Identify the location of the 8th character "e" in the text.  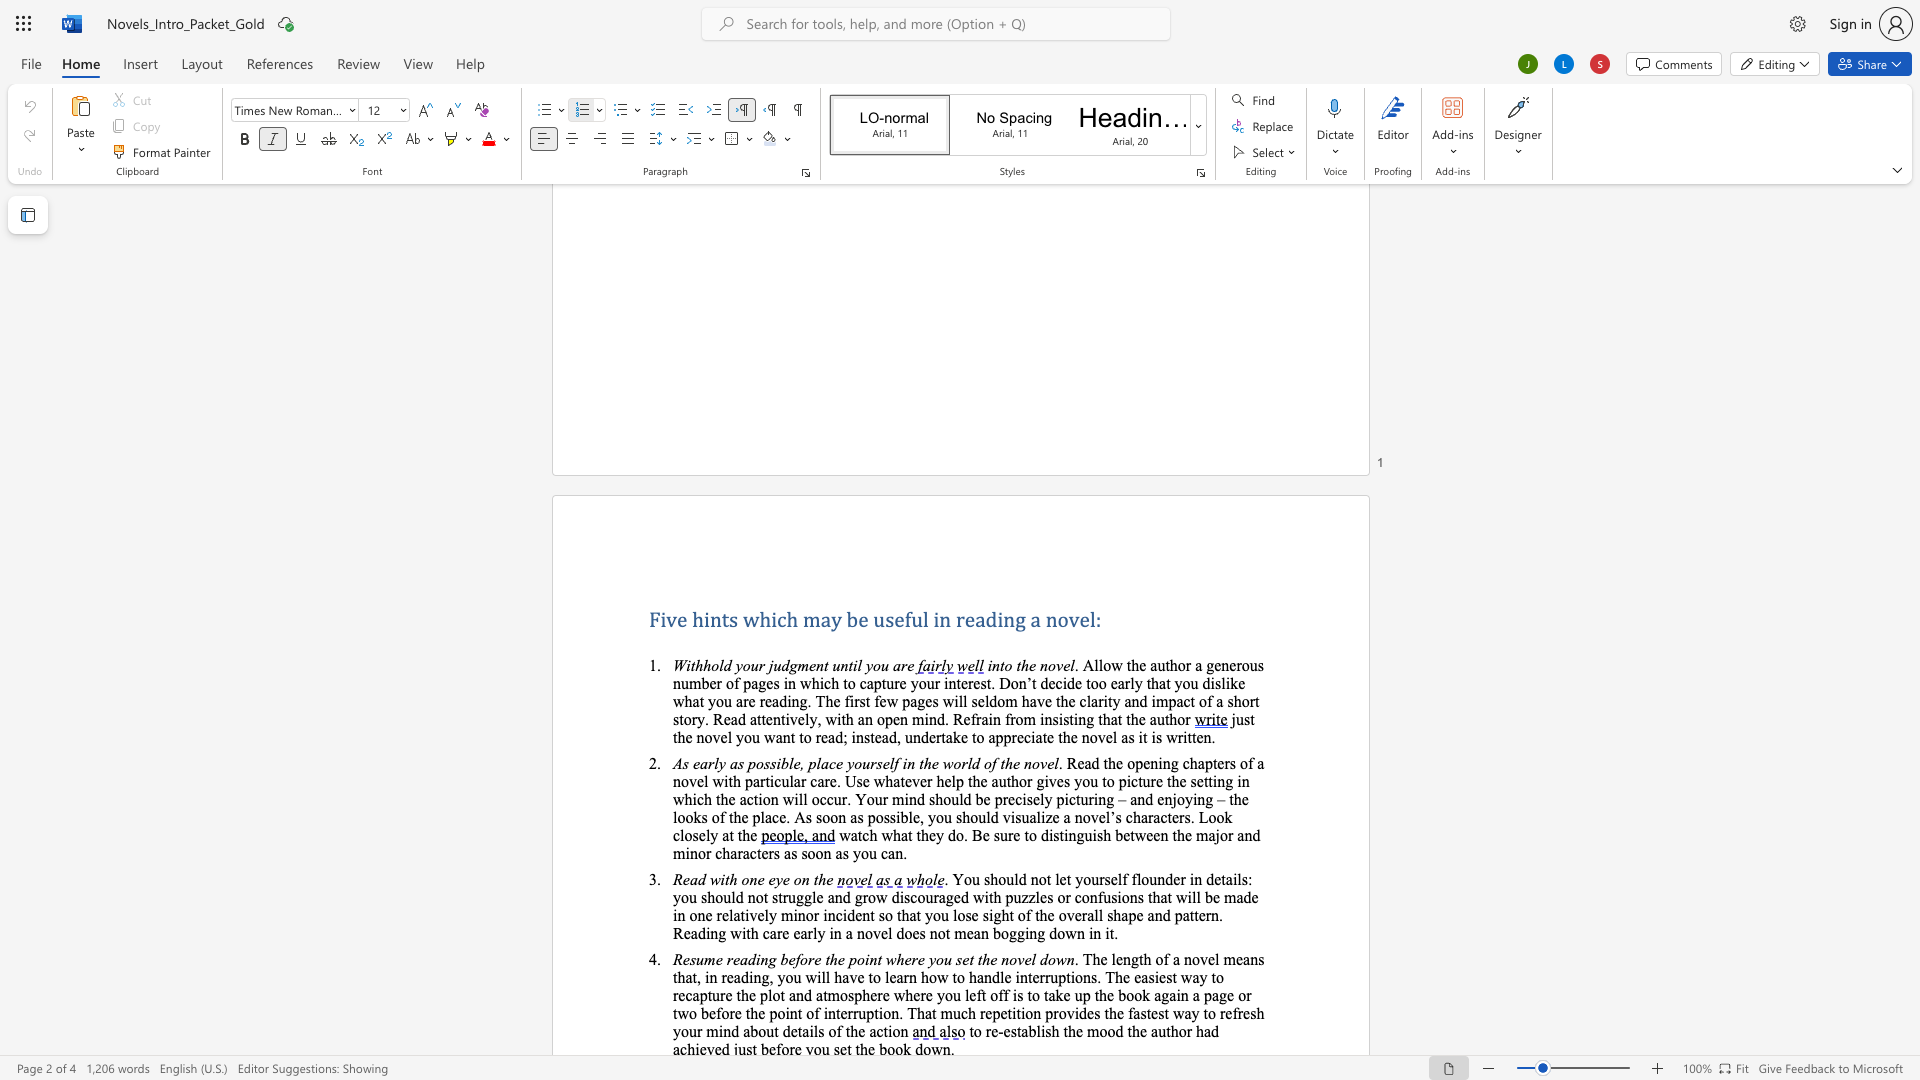
(763, 853).